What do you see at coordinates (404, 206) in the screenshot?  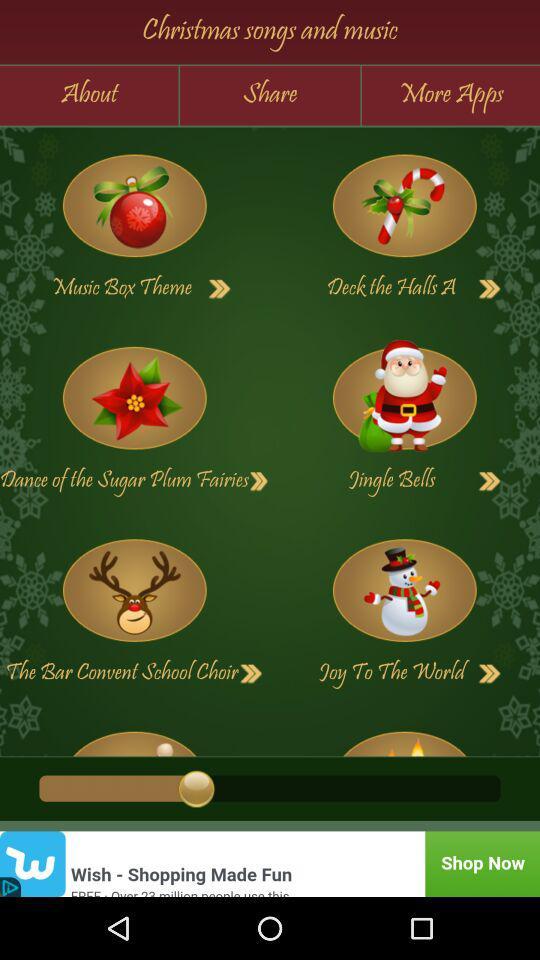 I see `song` at bounding box center [404, 206].